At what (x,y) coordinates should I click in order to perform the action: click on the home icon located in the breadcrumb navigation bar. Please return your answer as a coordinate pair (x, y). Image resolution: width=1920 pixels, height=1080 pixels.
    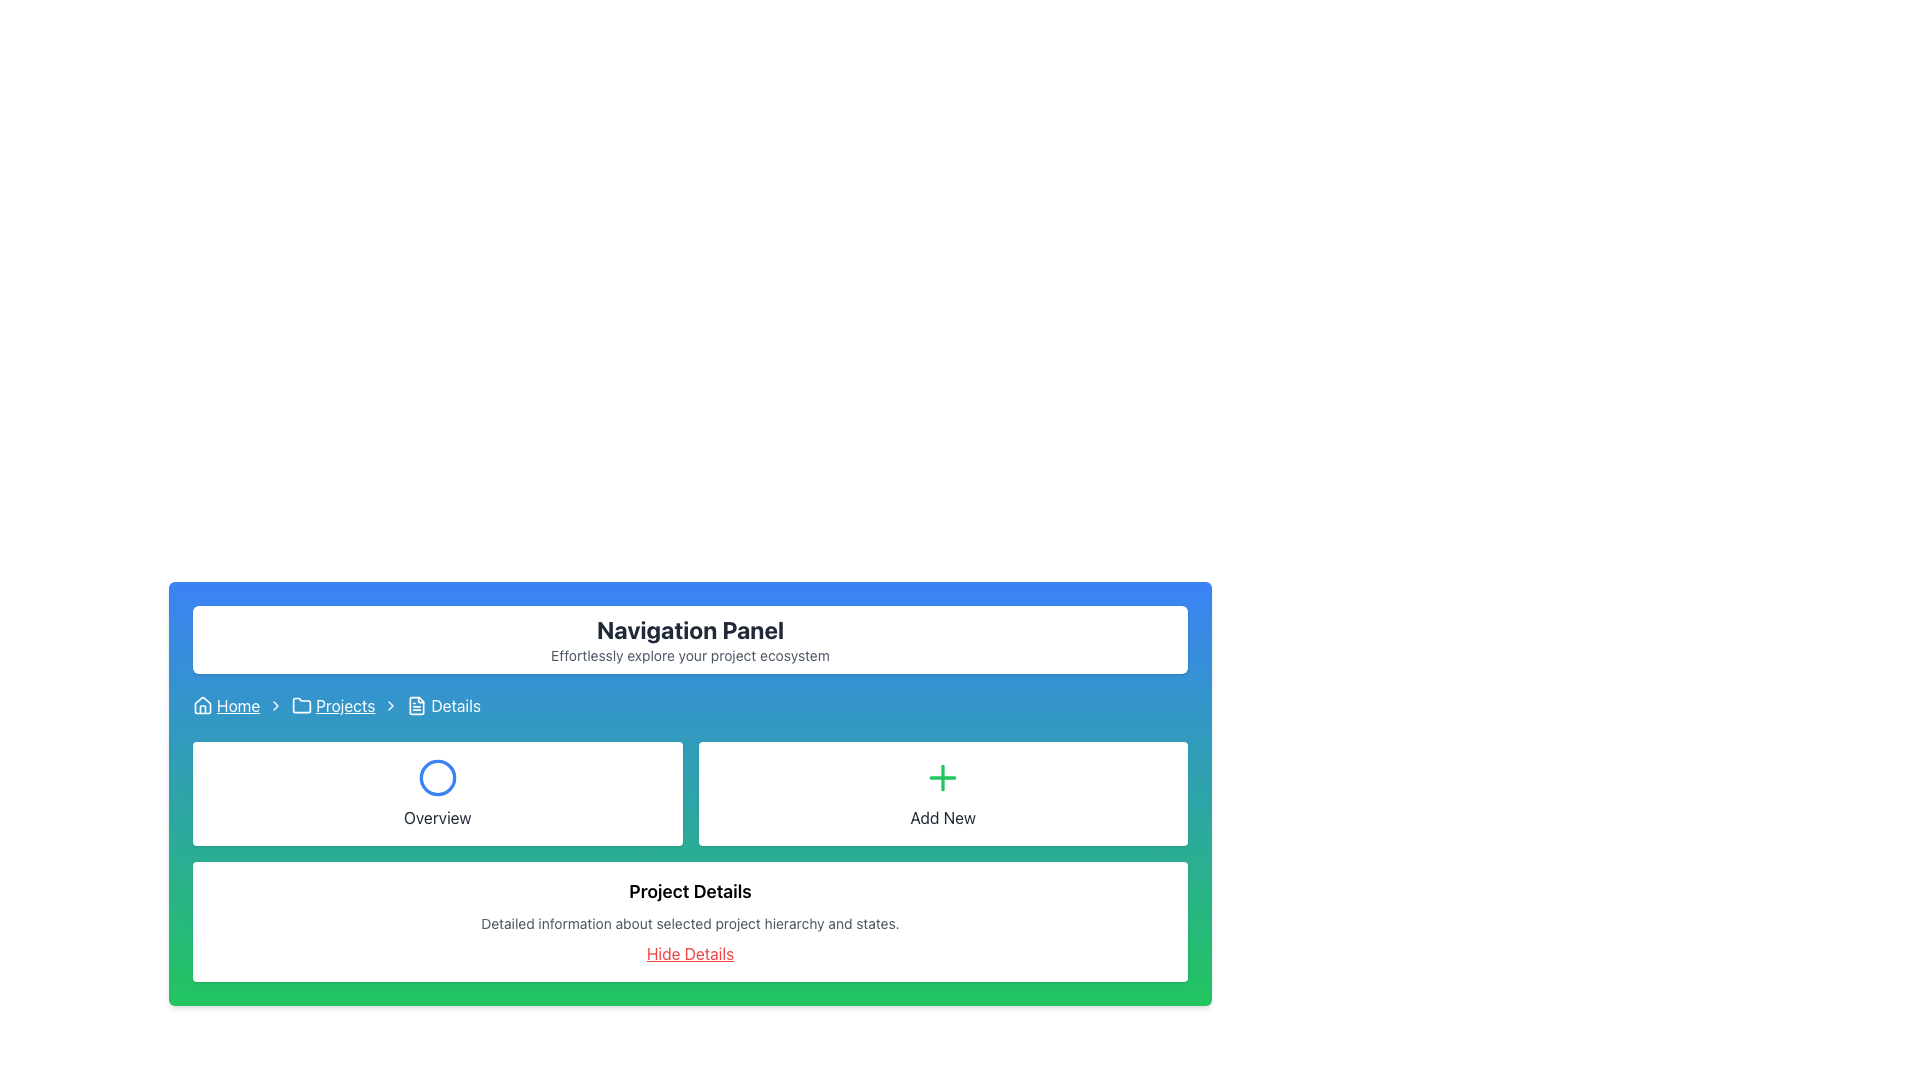
    Looking at the image, I should click on (202, 704).